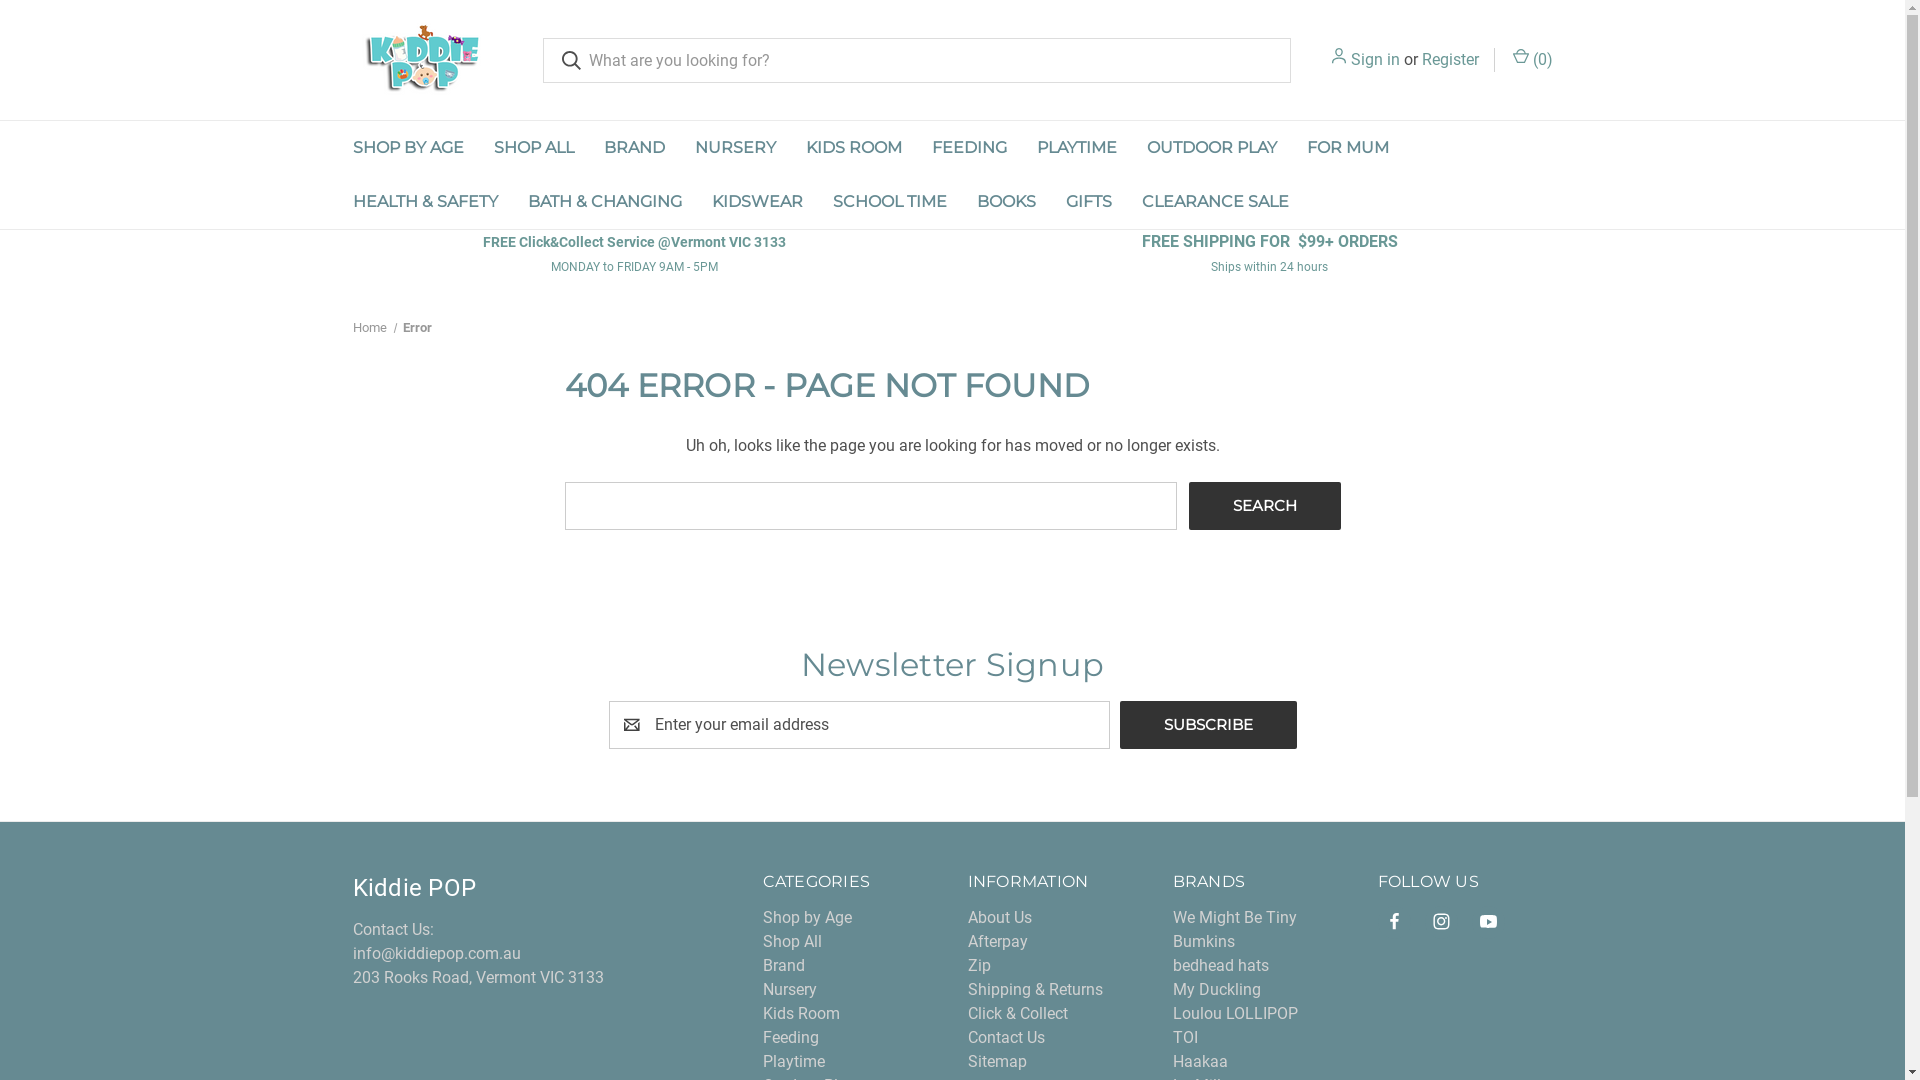  What do you see at coordinates (1200, 1060) in the screenshot?
I see `'Haakaa'` at bounding box center [1200, 1060].